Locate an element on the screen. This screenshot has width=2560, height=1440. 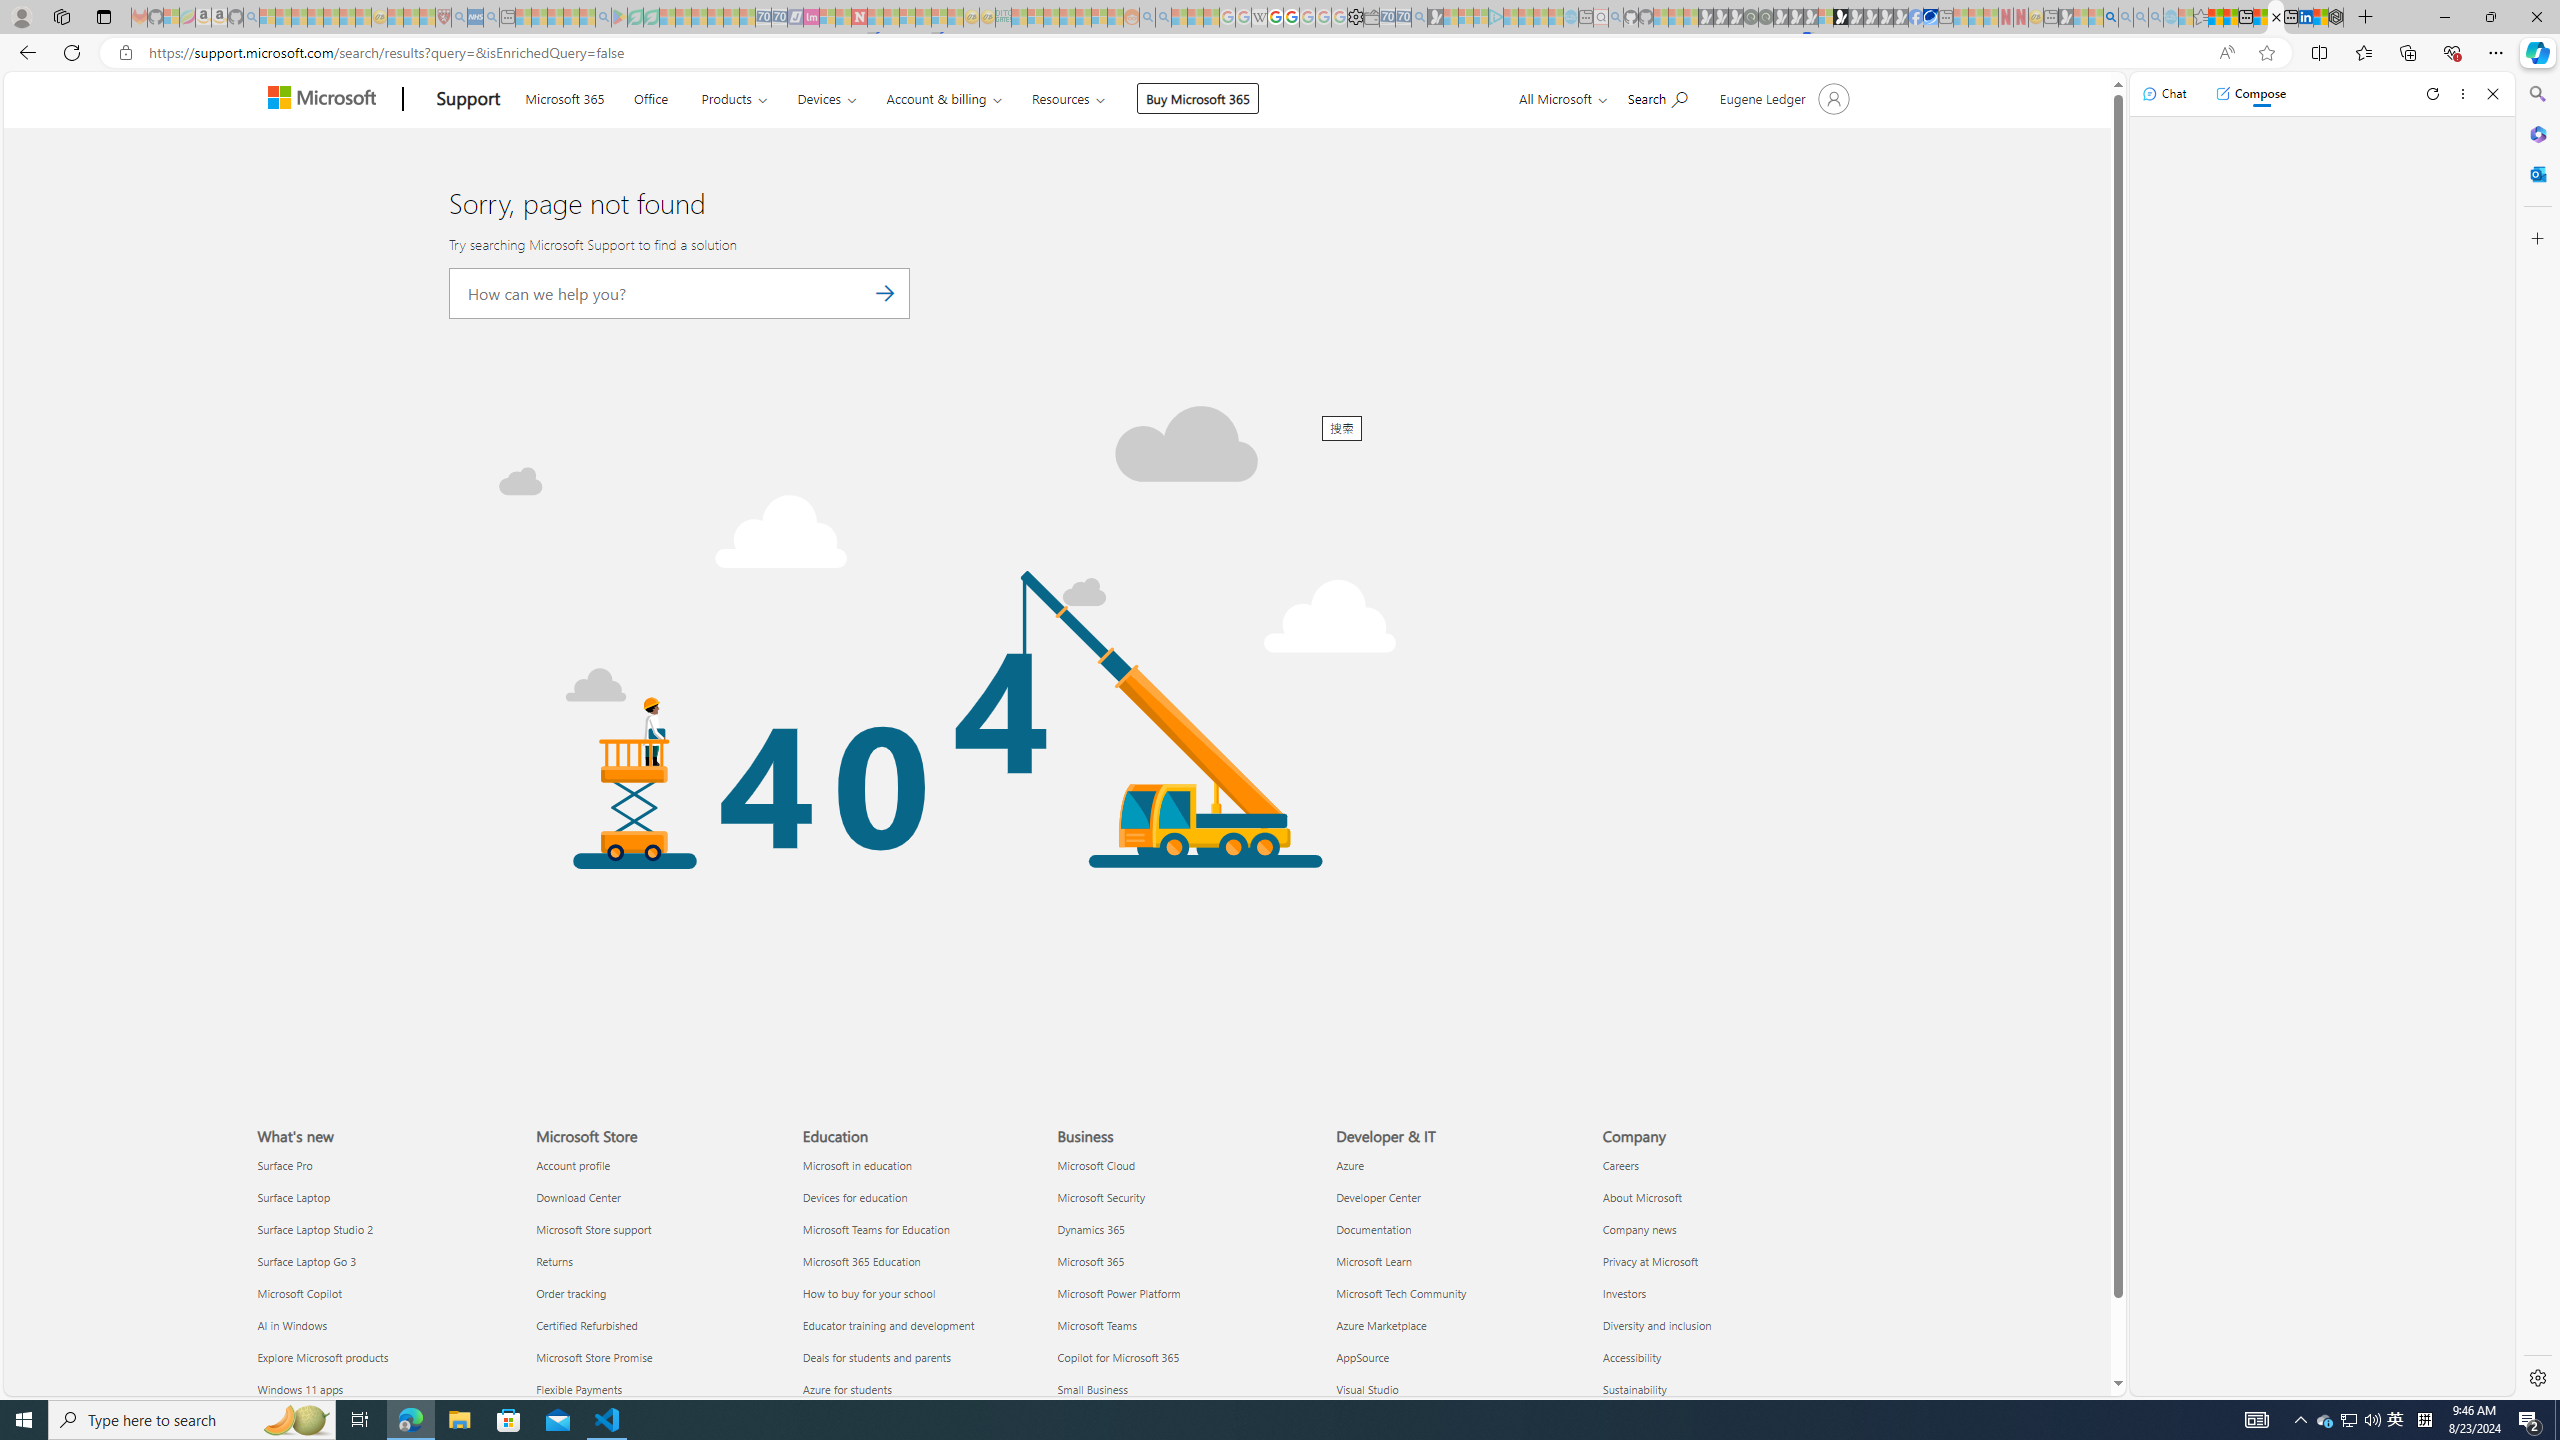
'Careers' is located at coordinates (1724, 1164).